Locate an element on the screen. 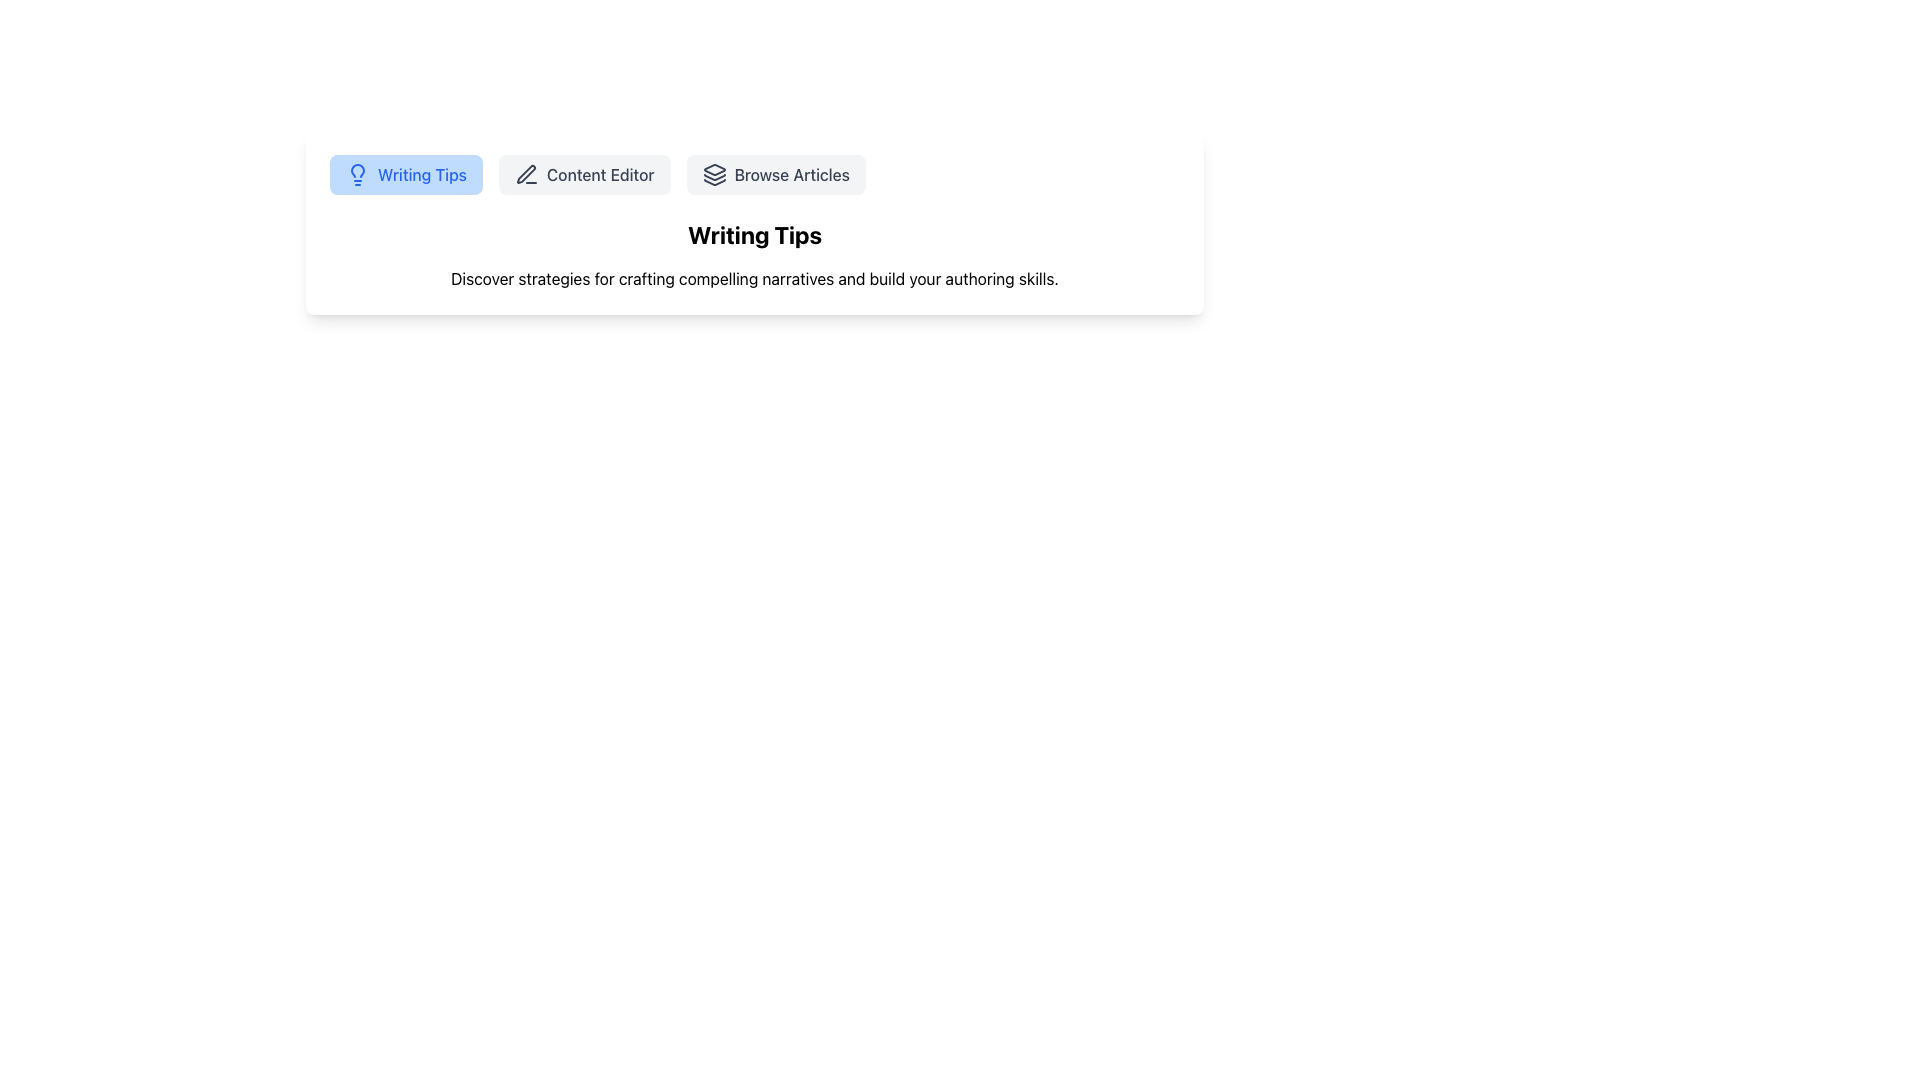 Image resolution: width=1920 pixels, height=1080 pixels. upper curved stroke of the lightbulb SVG icon located within the 'Writing Tips' button is located at coordinates (358, 169).